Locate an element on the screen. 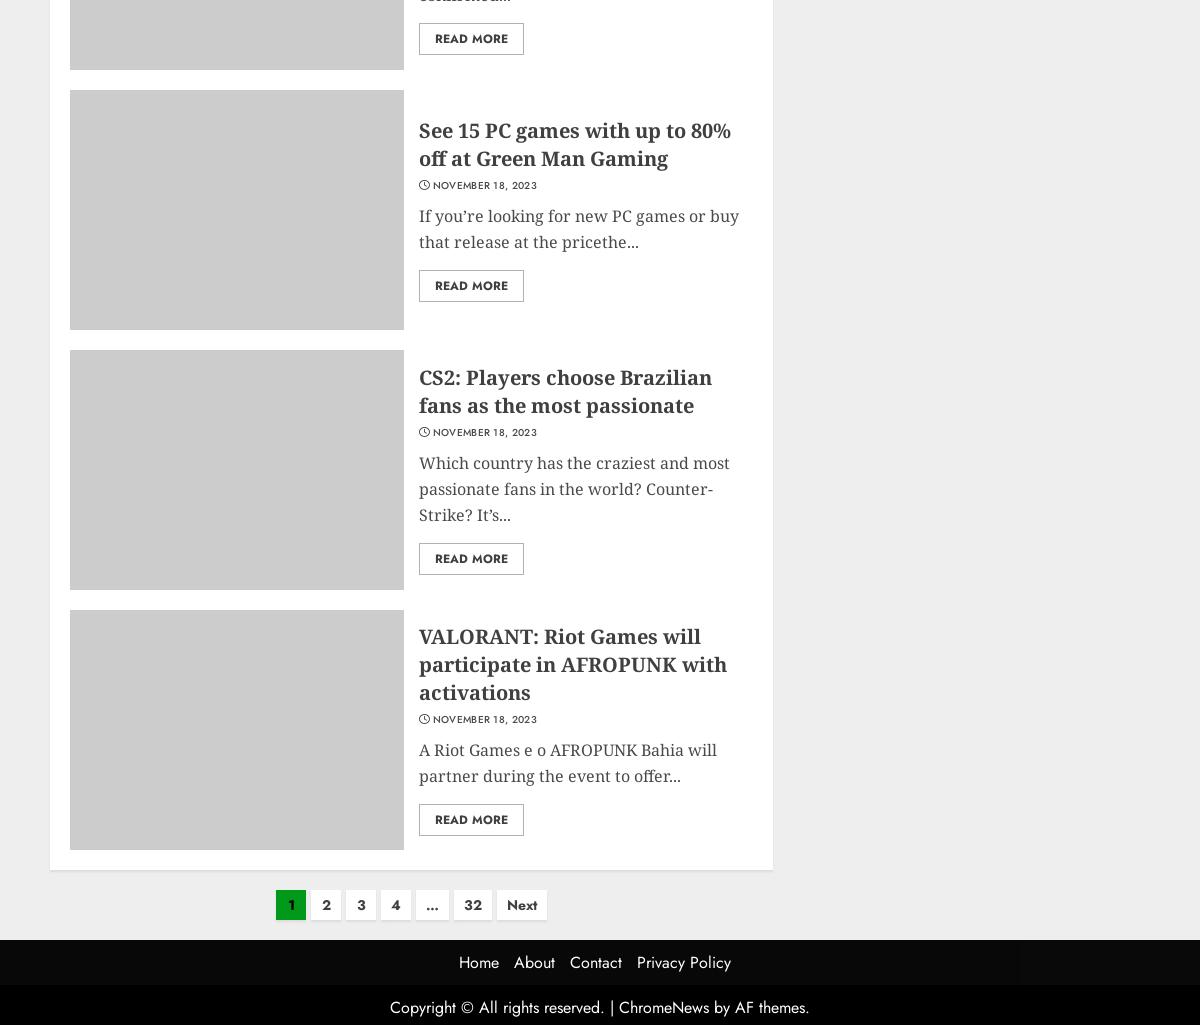  '|' is located at coordinates (614, 1006).